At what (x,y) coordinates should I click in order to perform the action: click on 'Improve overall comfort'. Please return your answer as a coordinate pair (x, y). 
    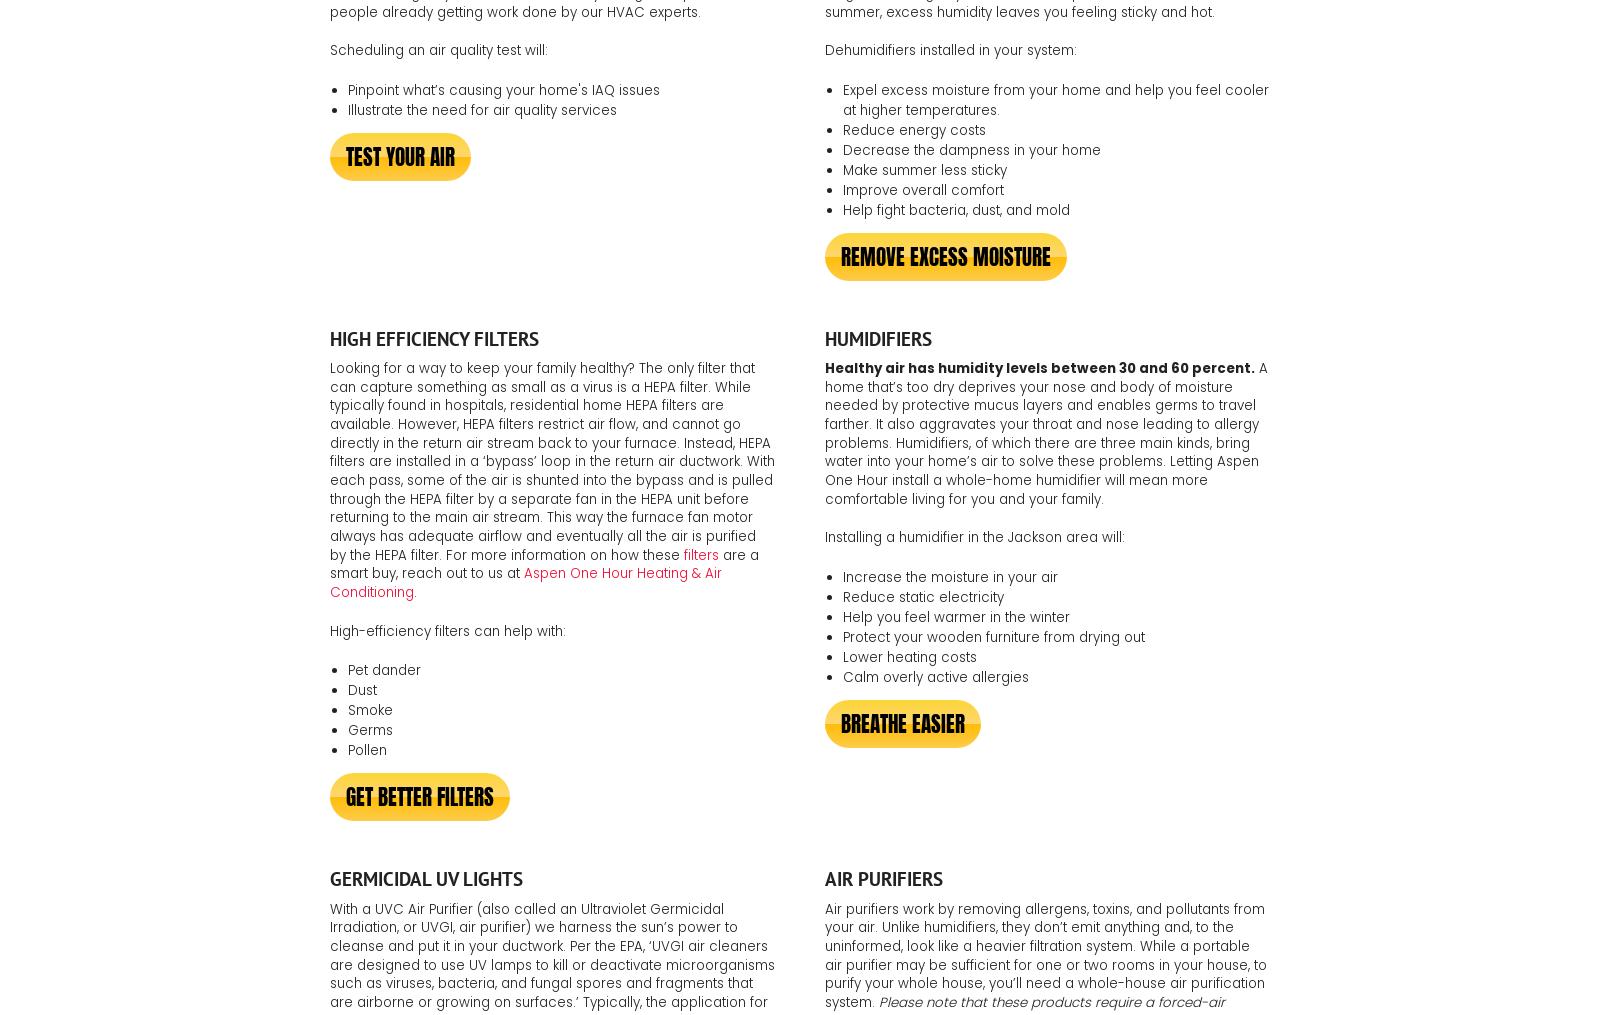
    Looking at the image, I should click on (921, 188).